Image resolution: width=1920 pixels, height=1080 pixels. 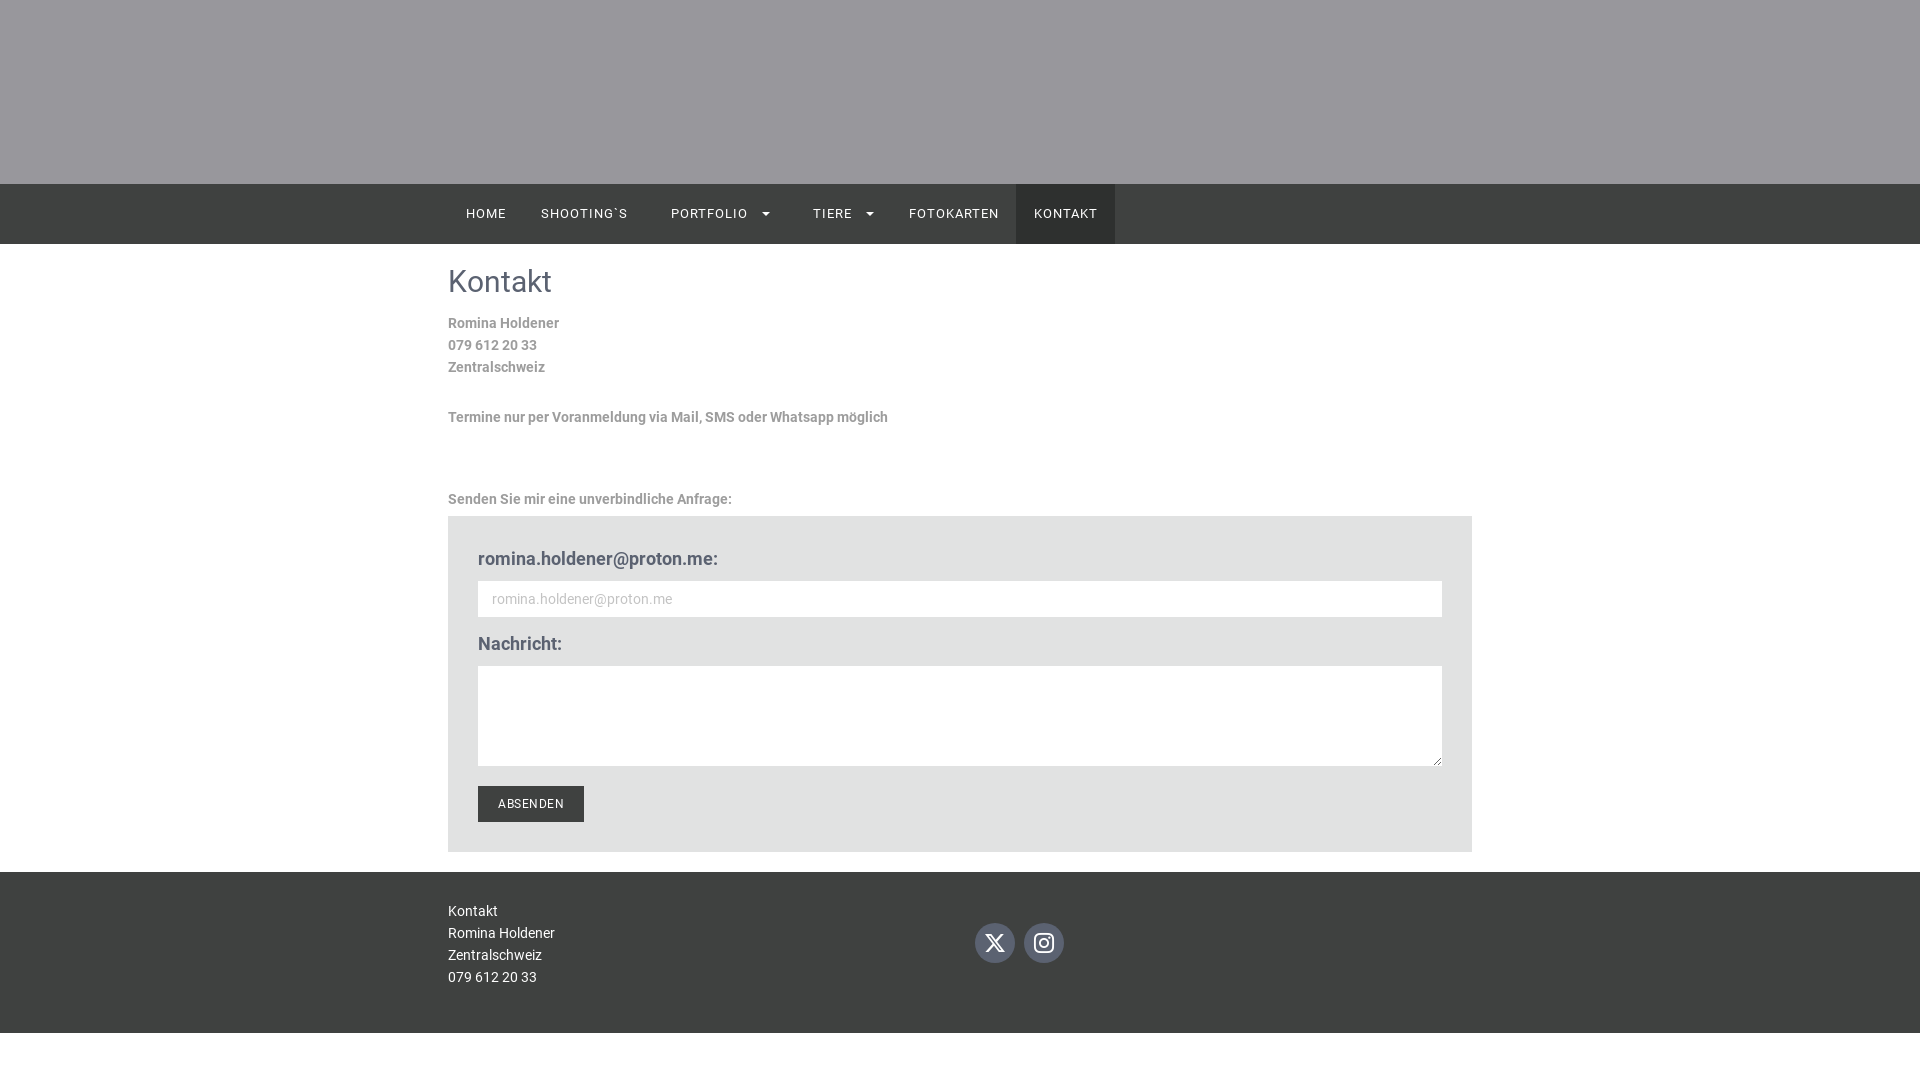 What do you see at coordinates (952, 213) in the screenshot?
I see `'FOTOKARTEN'` at bounding box center [952, 213].